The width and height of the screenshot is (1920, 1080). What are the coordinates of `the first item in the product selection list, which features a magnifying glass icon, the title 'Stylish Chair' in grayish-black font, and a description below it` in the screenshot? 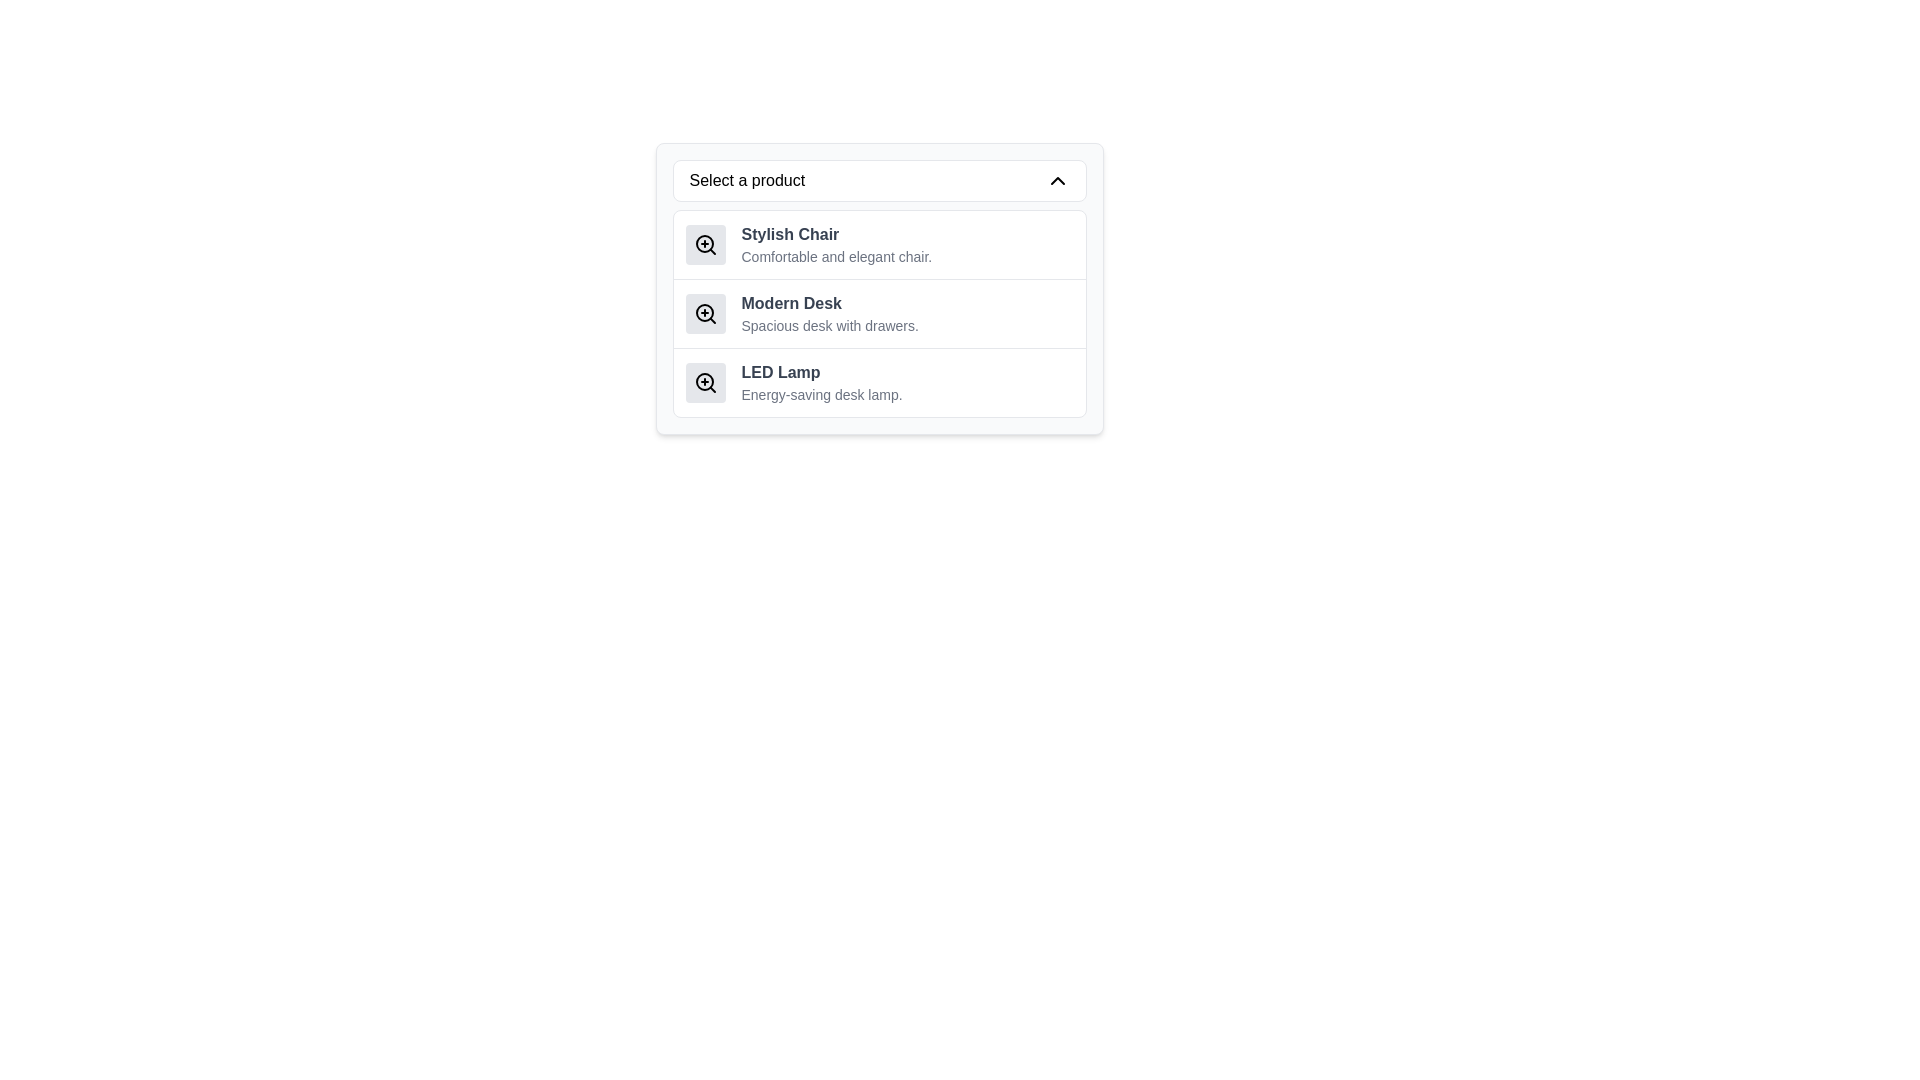 It's located at (879, 244).